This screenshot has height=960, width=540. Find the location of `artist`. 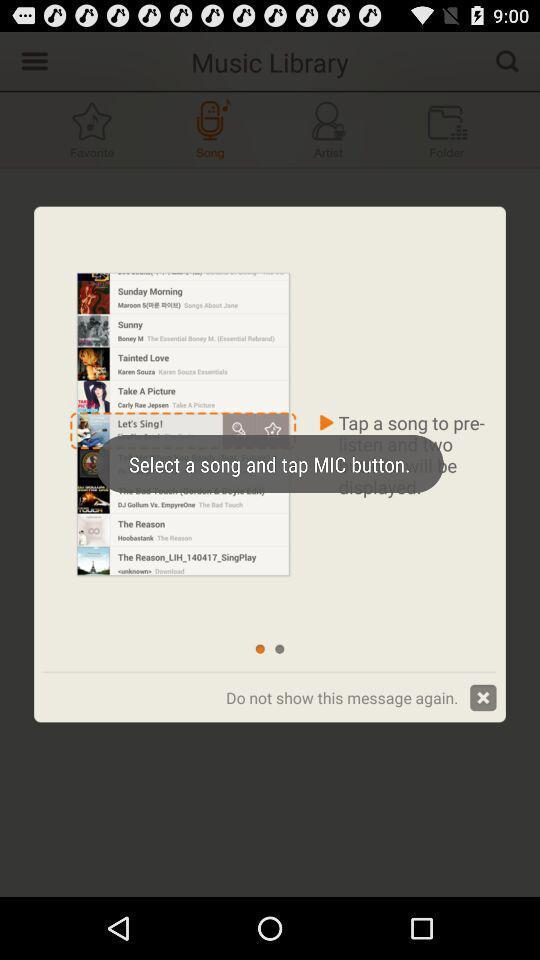

artist is located at coordinates (328, 128).